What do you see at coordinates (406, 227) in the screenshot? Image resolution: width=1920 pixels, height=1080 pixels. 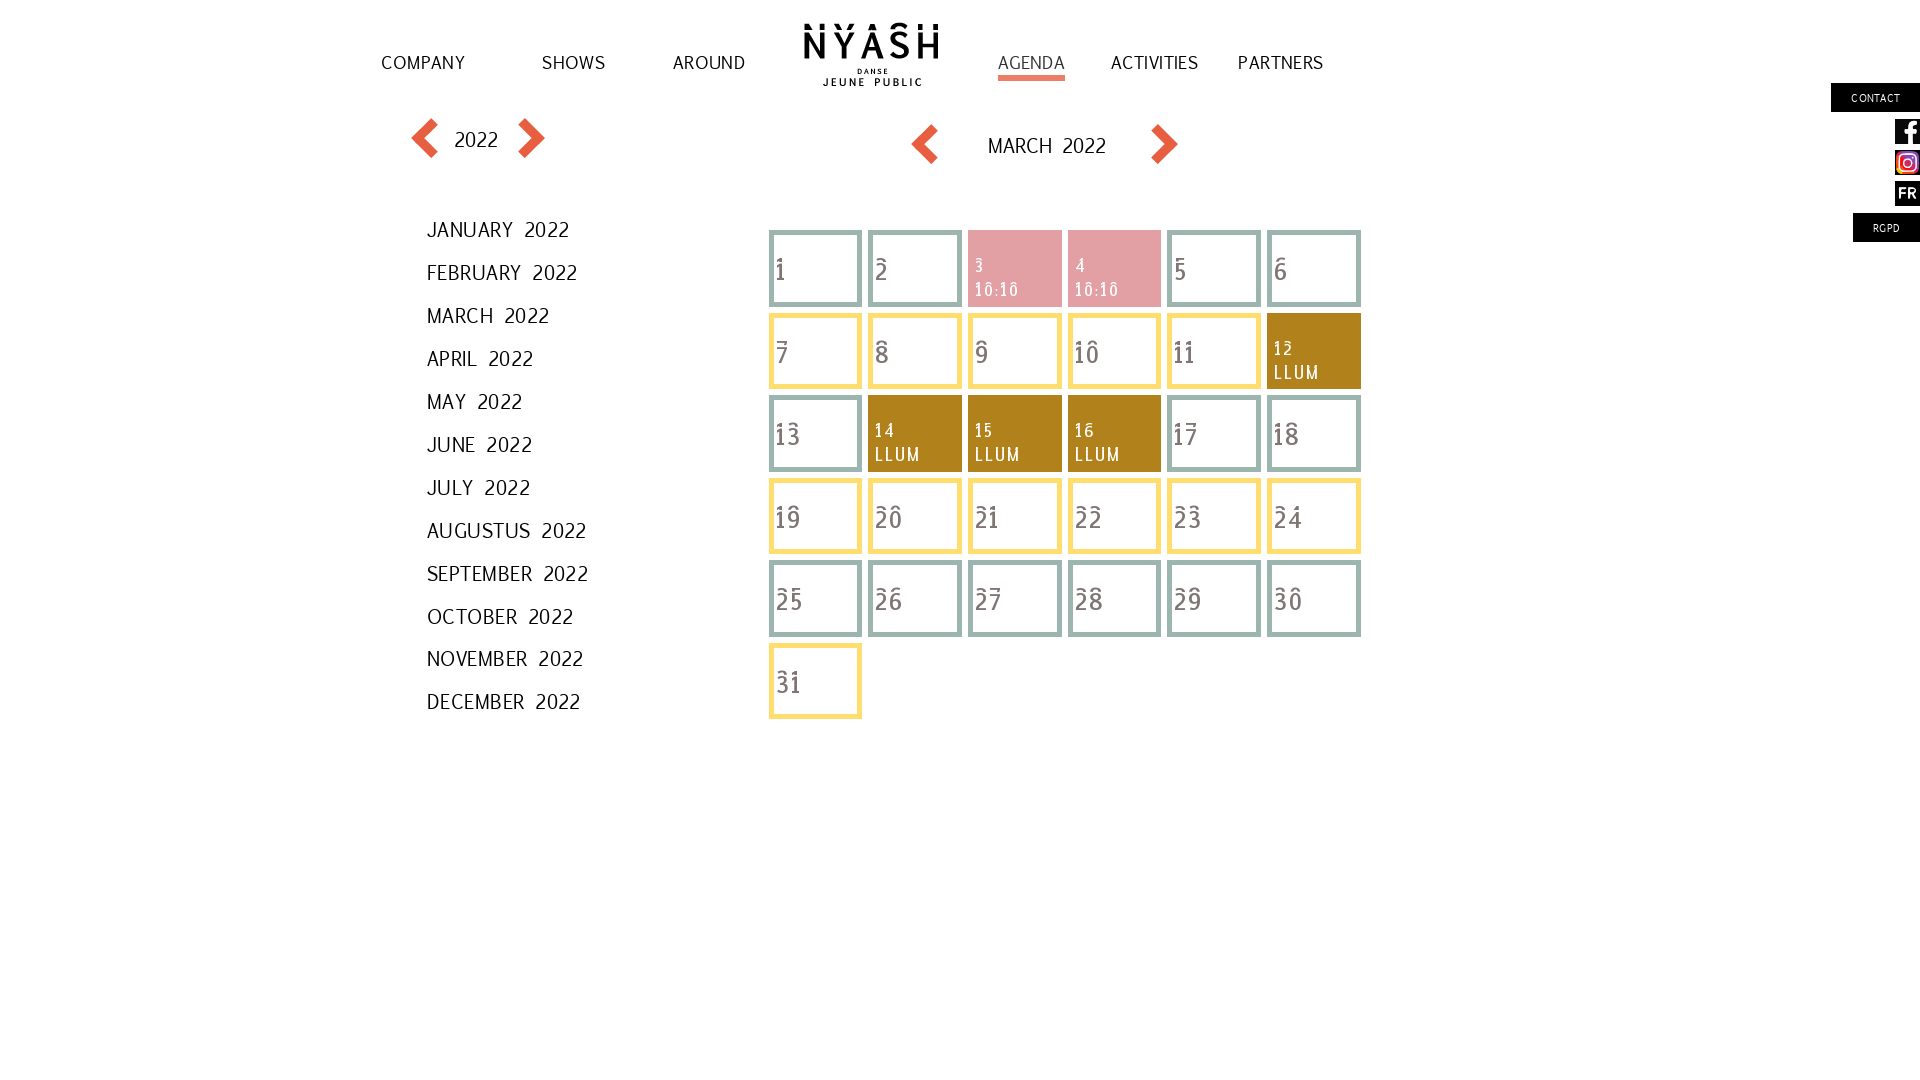 I see `'JANUARY 2022'` at bounding box center [406, 227].